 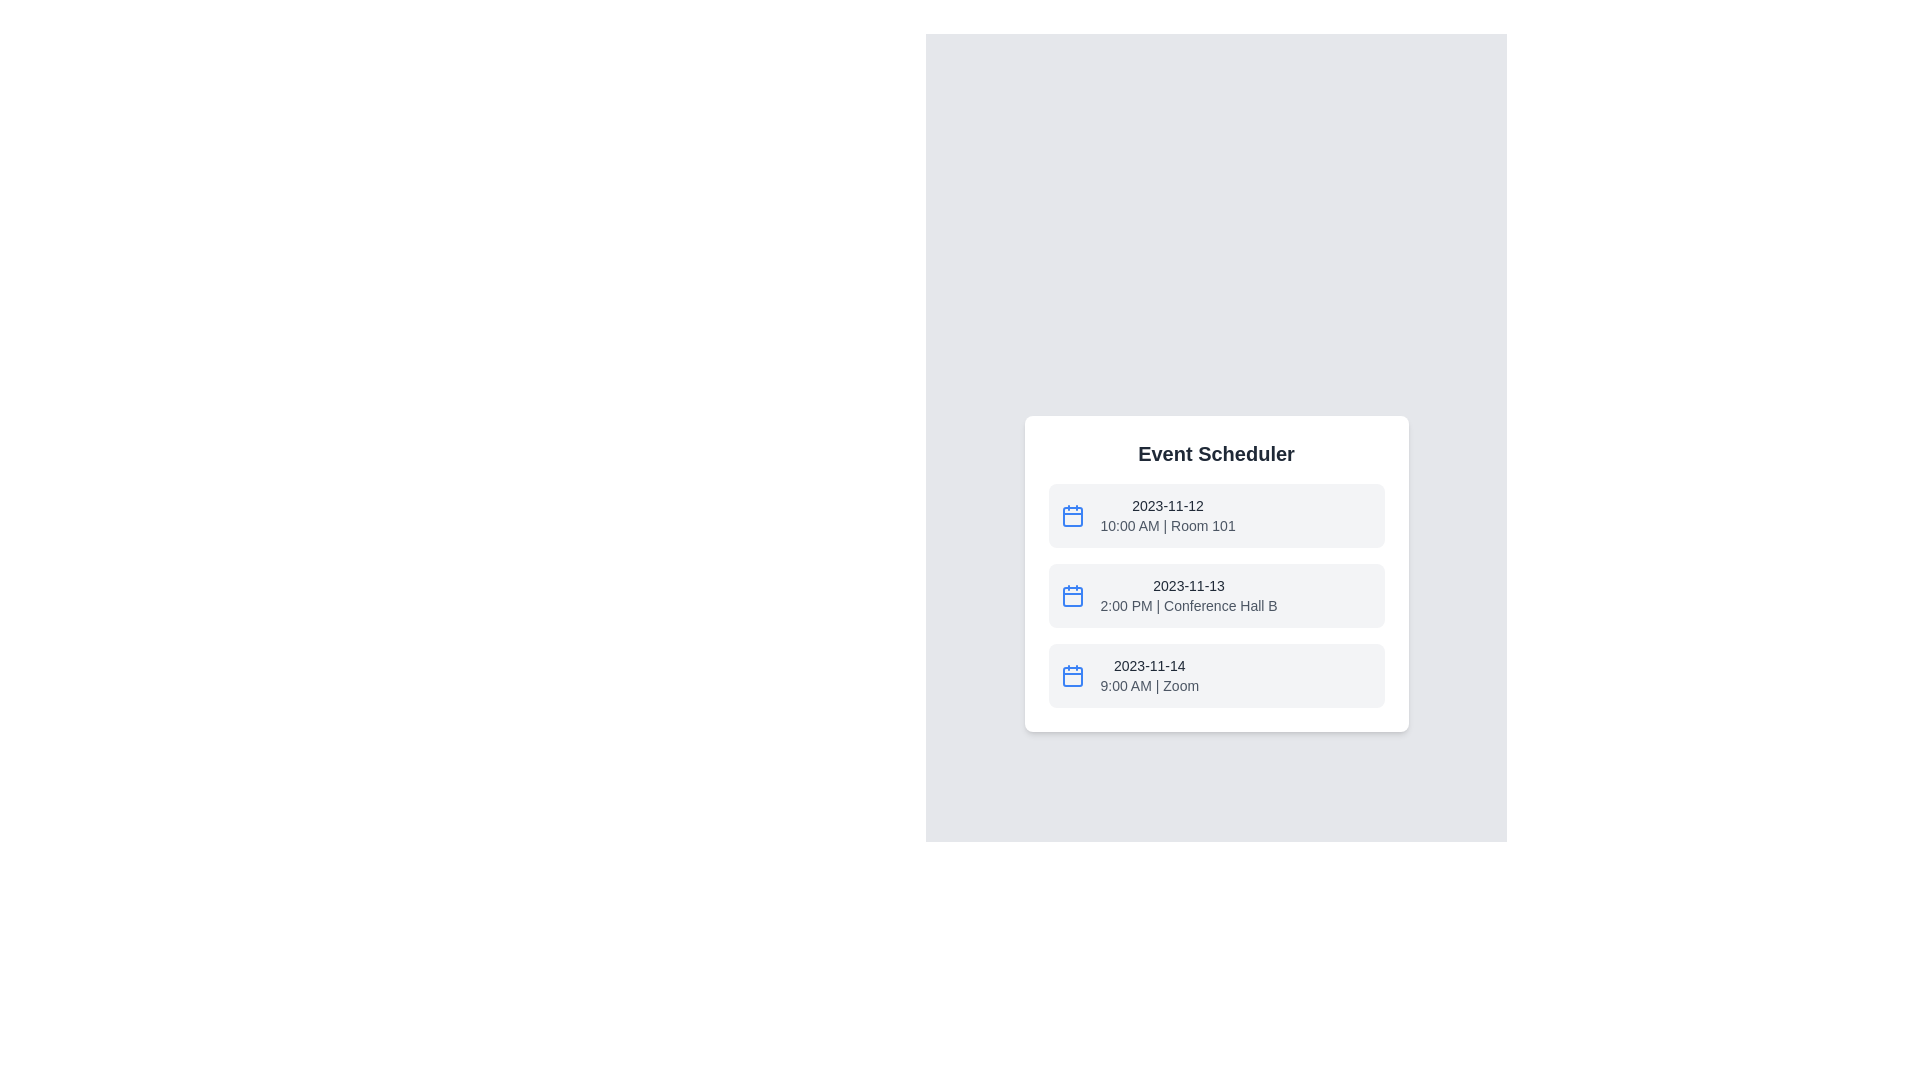 What do you see at coordinates (1215, 454) in the screenshot?
I see `the static text element titled 'Event Scheduler', which is styled in bold dark gray font and positioned at the top of a white card containing event details` at bounding box center [1215, 454].